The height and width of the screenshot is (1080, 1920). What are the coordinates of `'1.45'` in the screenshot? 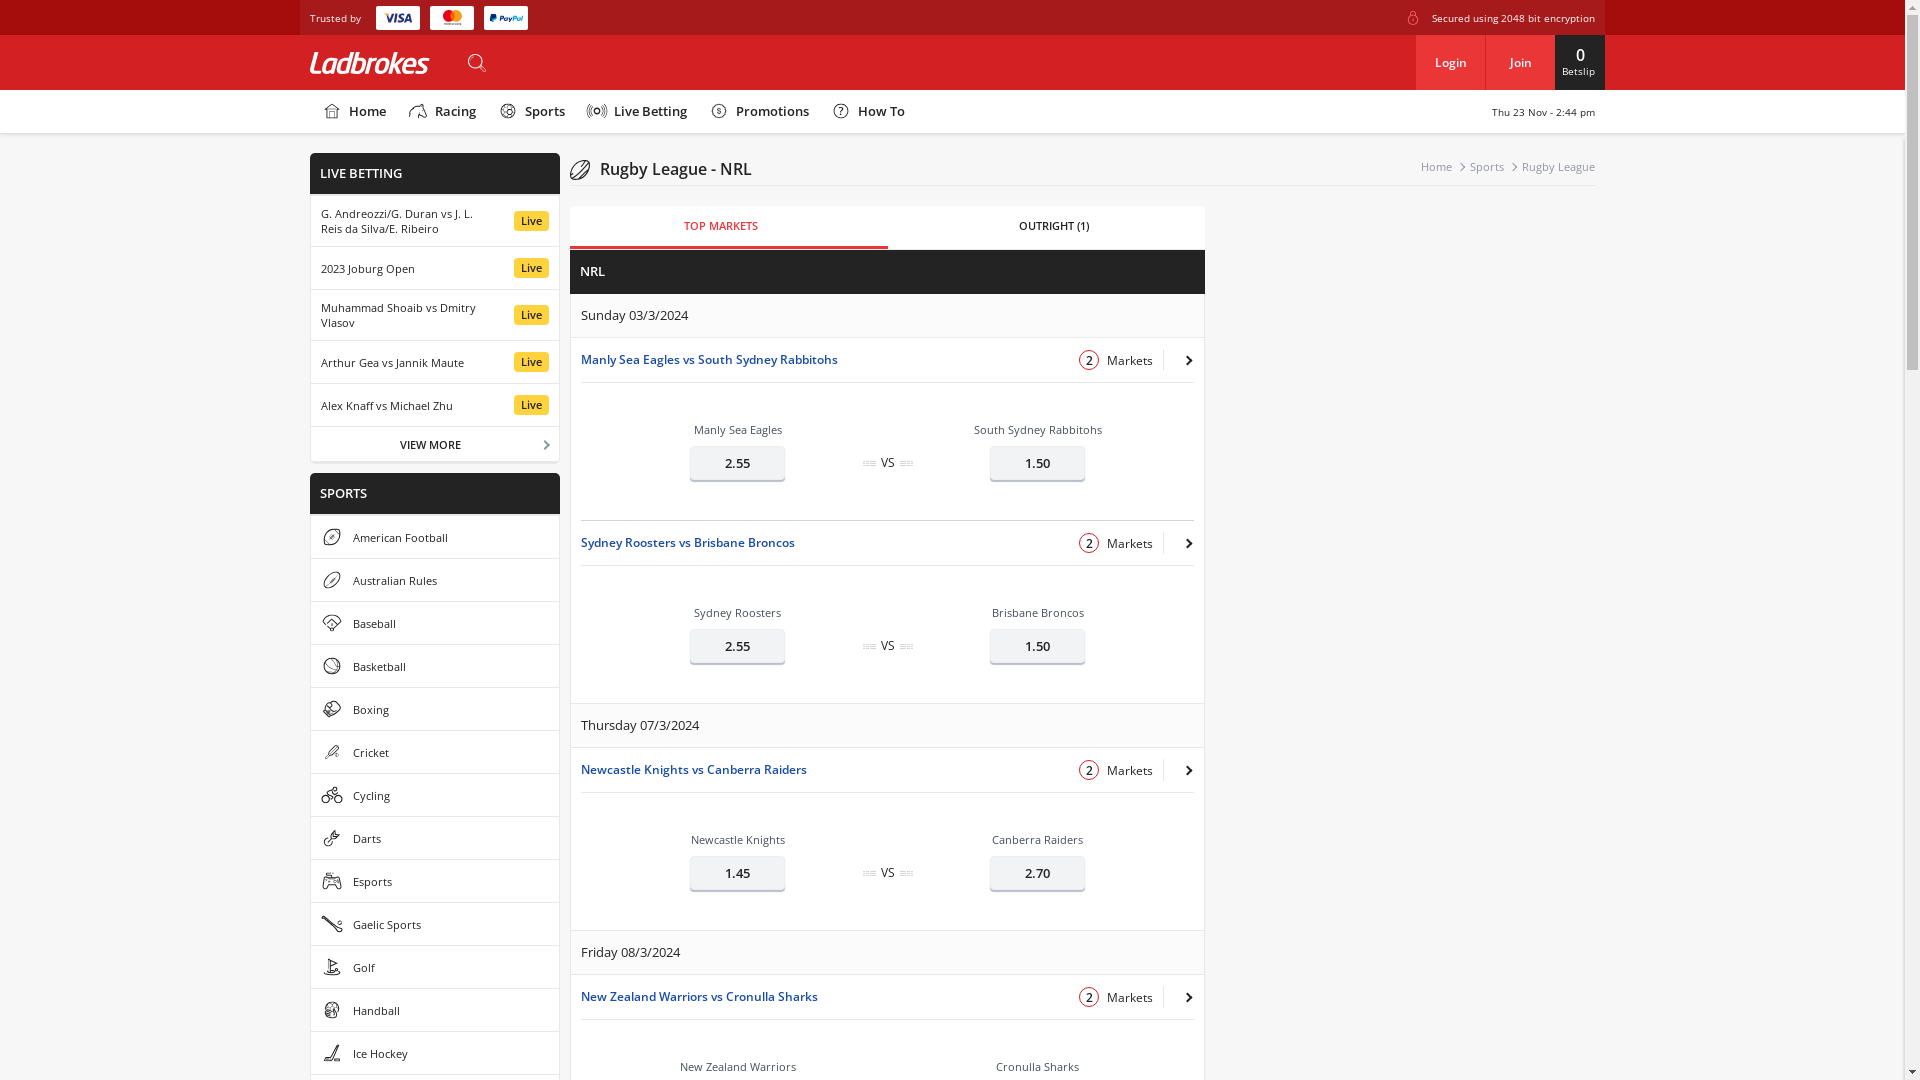 It's located at (736, 871).